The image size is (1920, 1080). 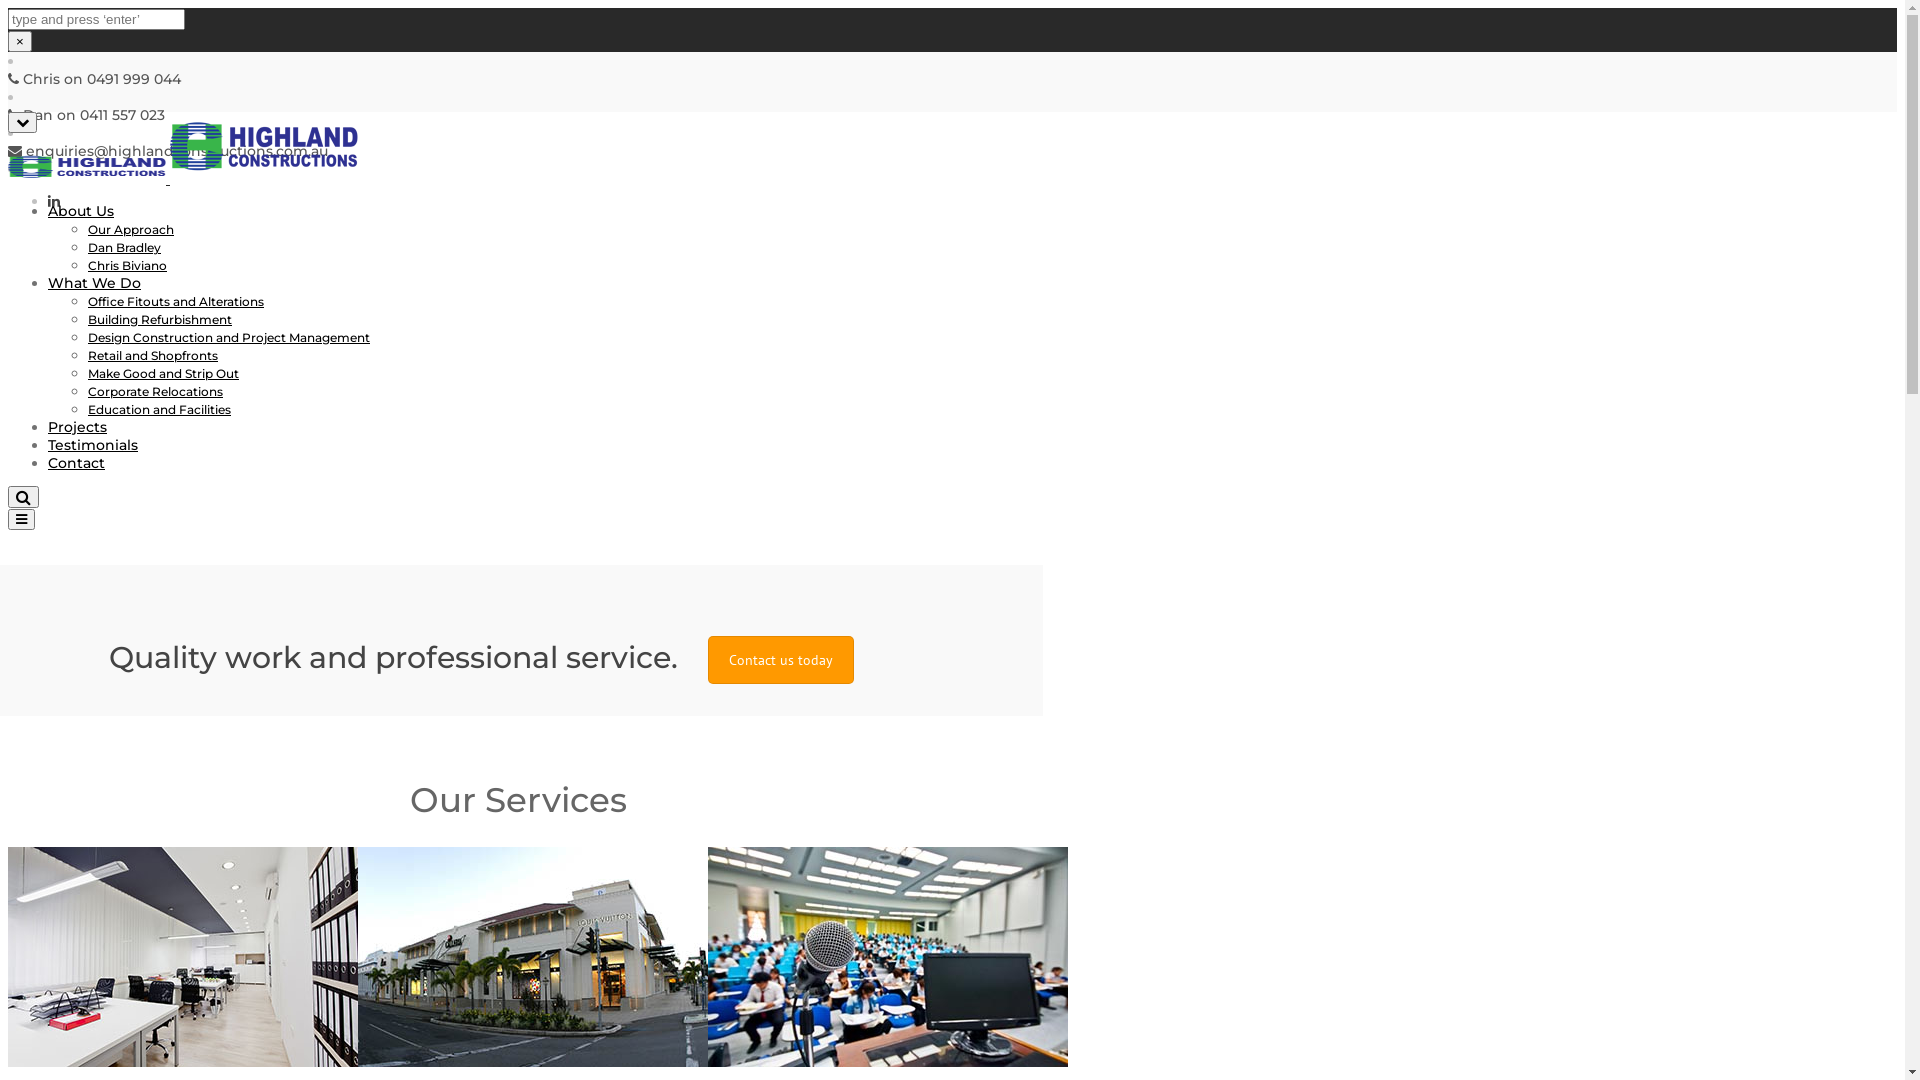 What do you see at coordinates (163, 373) in the screenshot?
I see `'Make Good and Strip Out'` at bounding box center [163, 373].